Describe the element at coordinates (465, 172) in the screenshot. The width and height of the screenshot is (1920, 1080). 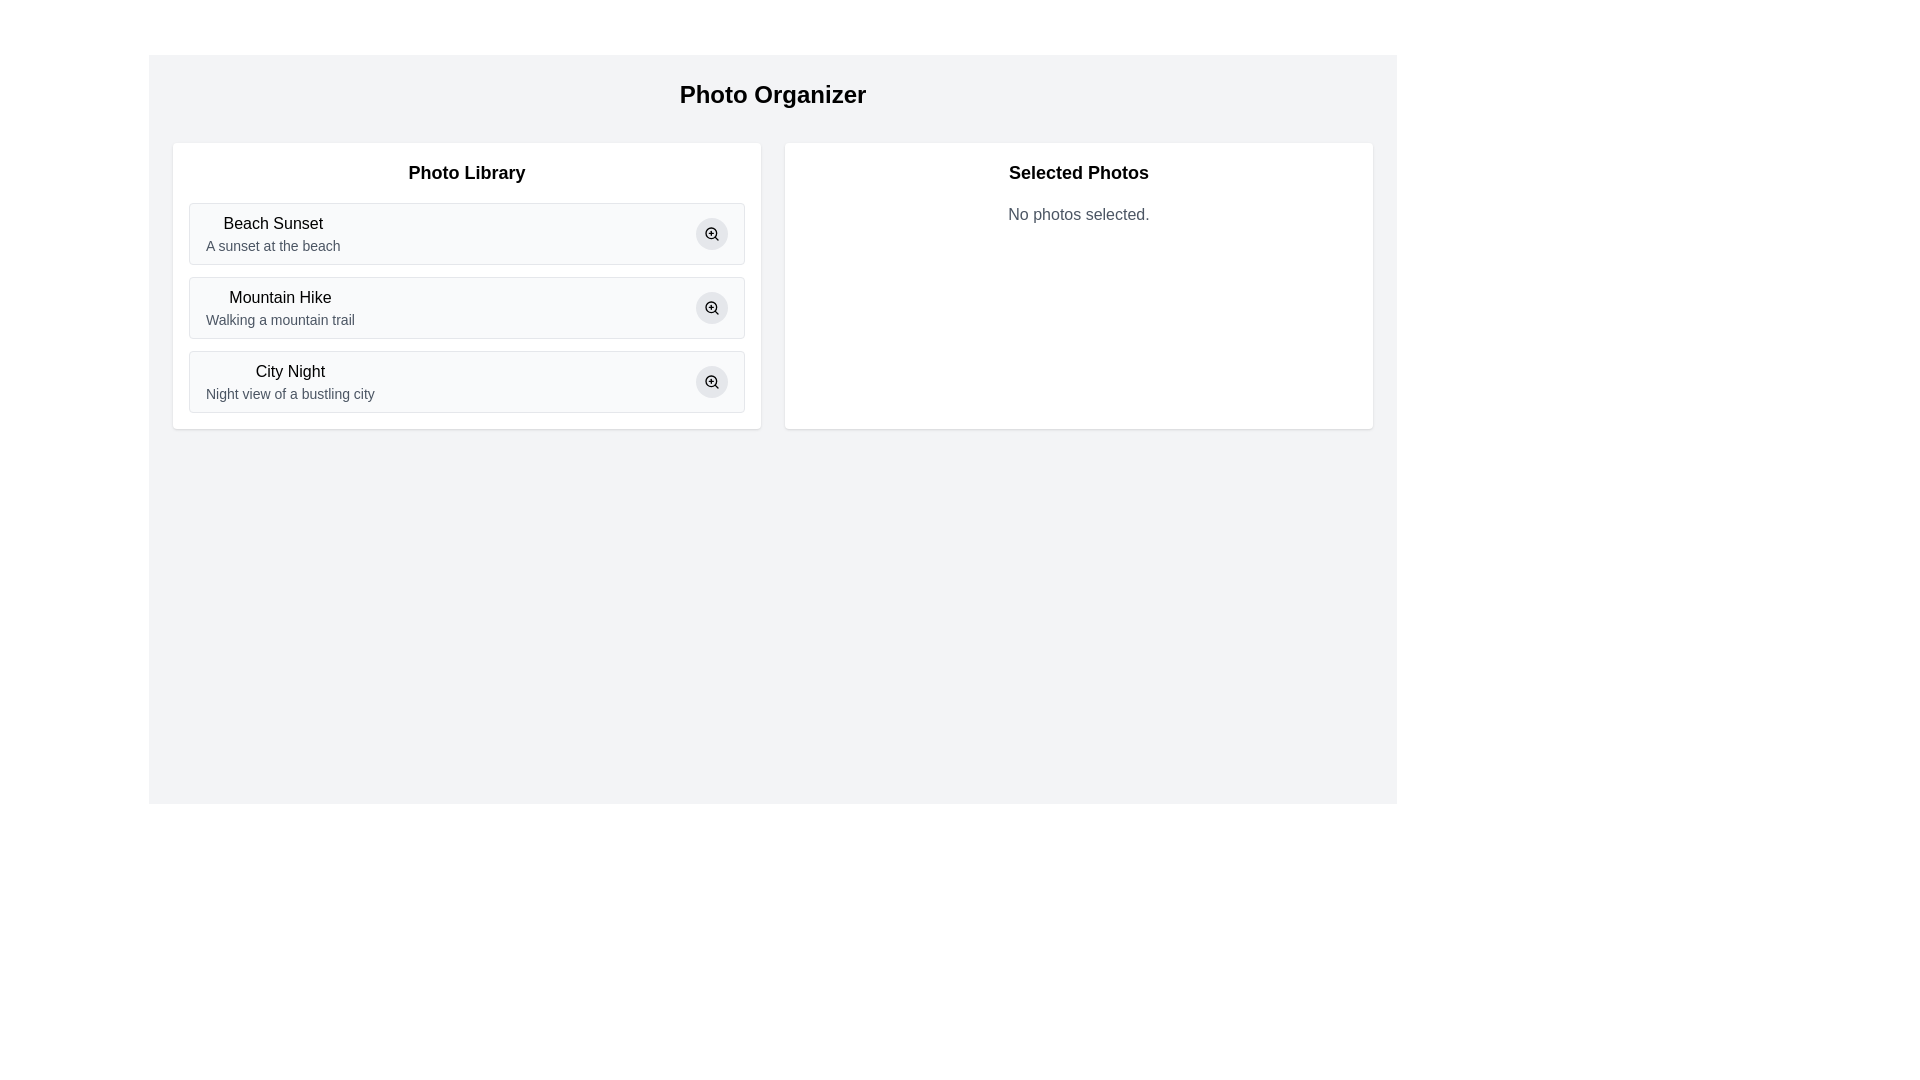
I see `the 'Photo Library' text label located at the top of the left column in the two-column layout` at that location.